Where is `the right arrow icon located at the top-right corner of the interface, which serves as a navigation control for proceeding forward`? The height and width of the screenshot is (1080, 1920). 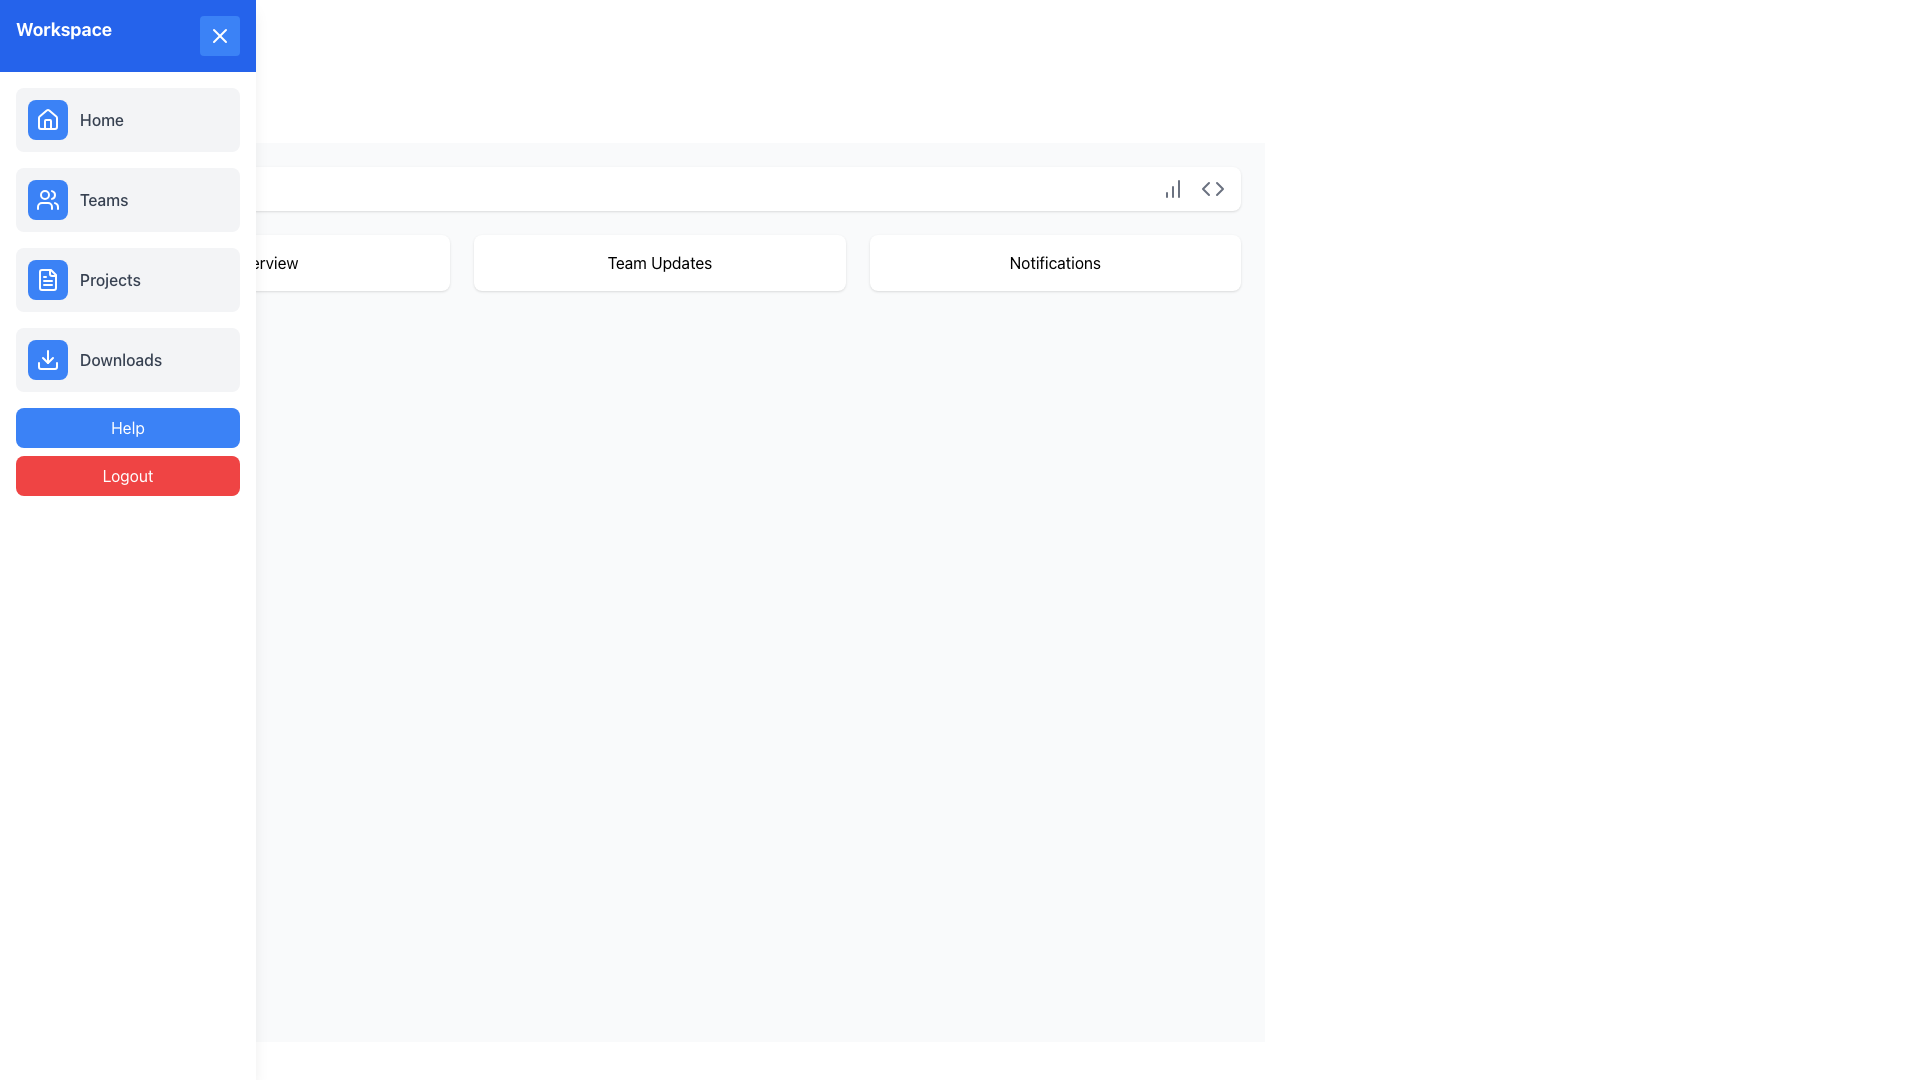
the right arrow icon located at the top-right corner of the interface, which serves as a navigation control for proceeding forward is located at coordinates (1218, 189).